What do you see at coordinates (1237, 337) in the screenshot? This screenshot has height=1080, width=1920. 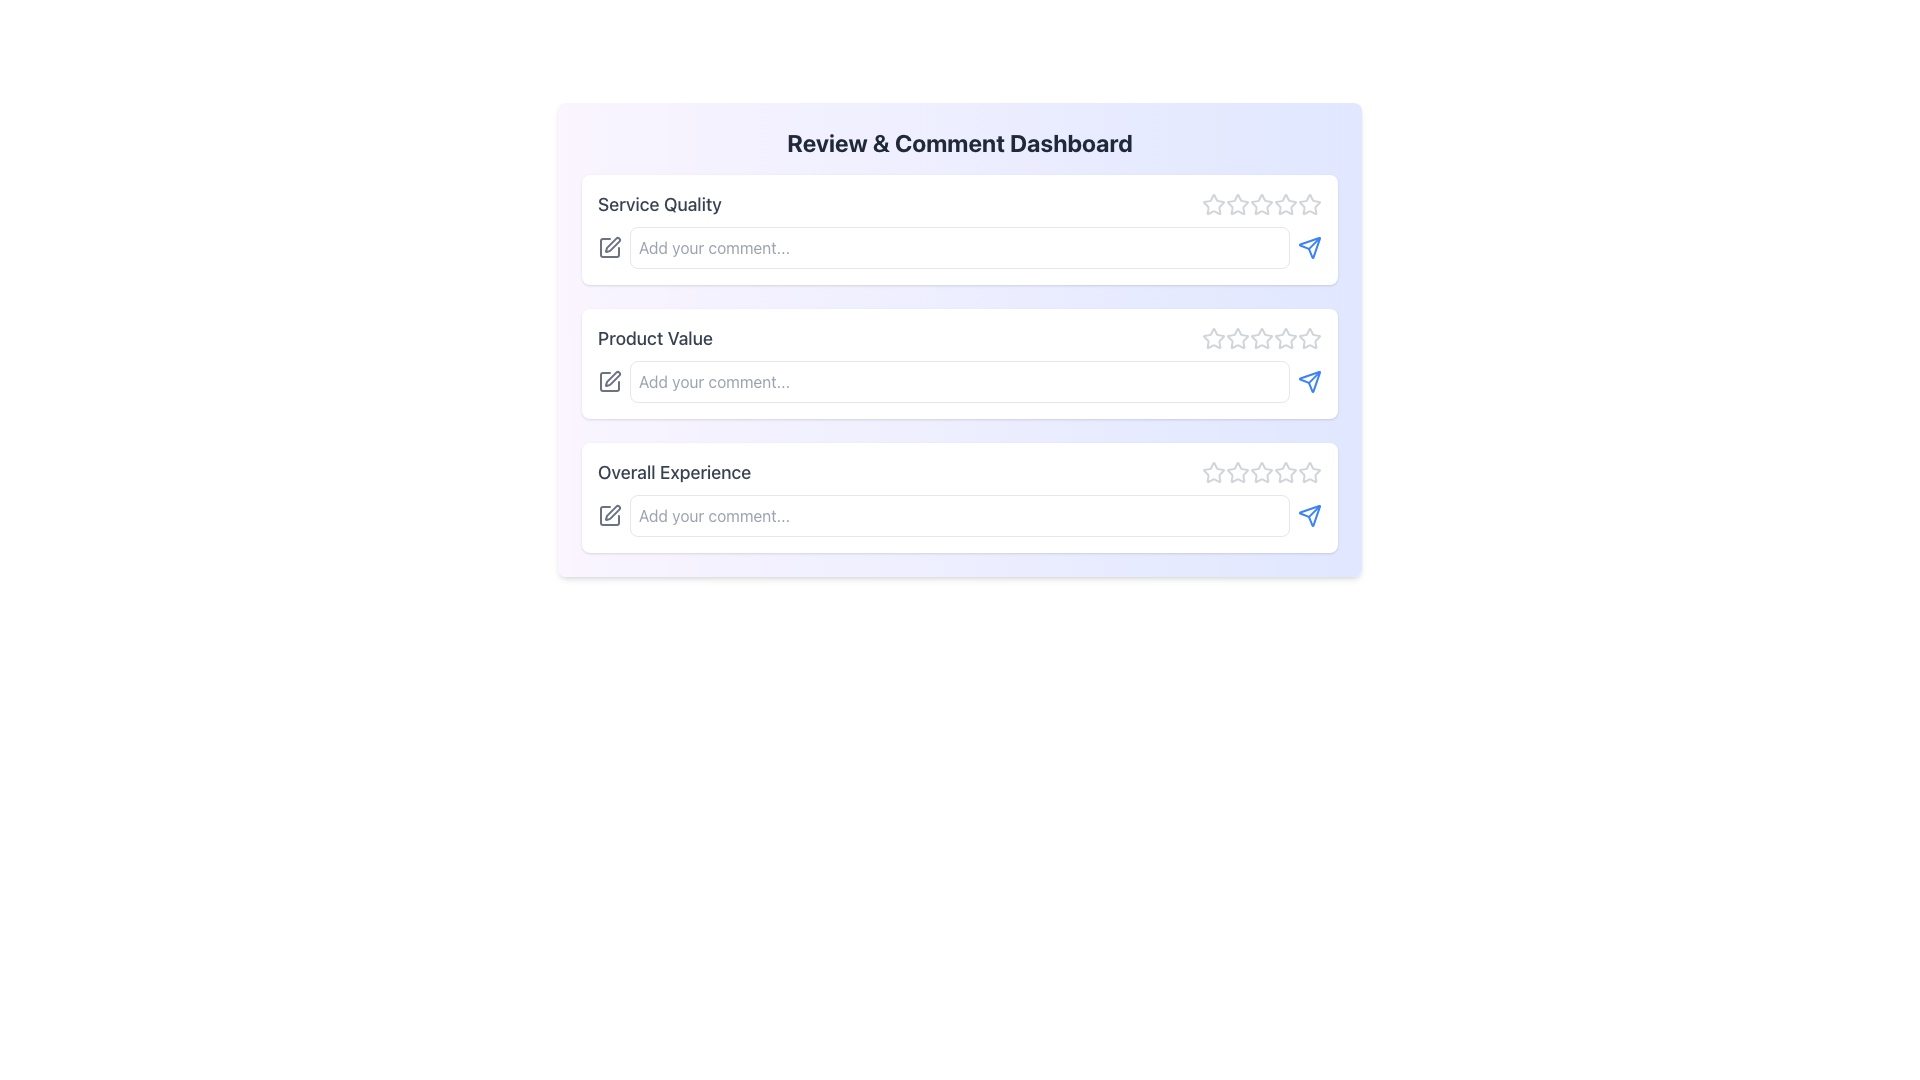 I see `the second star in the interactive rating system` at bounding box center [1237, 337].